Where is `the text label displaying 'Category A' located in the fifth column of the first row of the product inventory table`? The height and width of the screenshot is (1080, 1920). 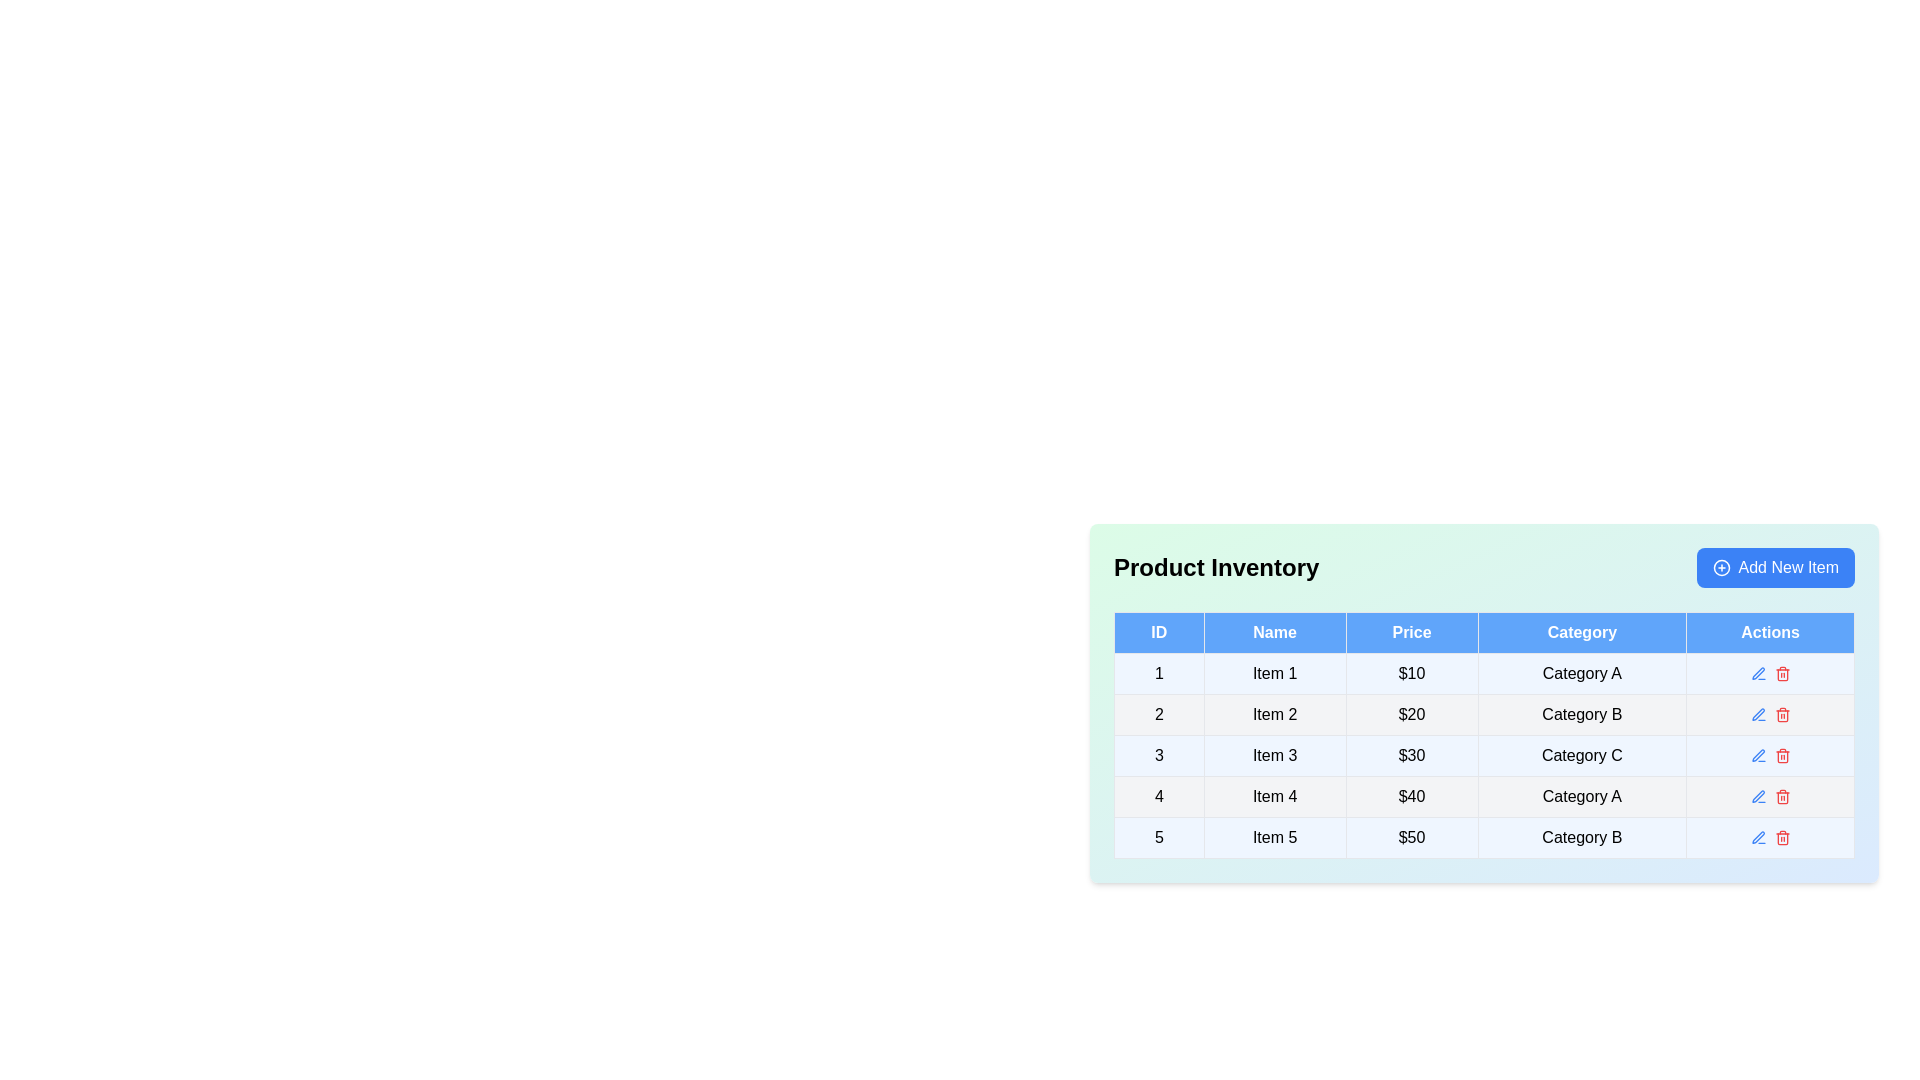
the text label displaying 'Category A' located in the fifth column of the first row of the product inventory table is located at coordinates (1581, 674).